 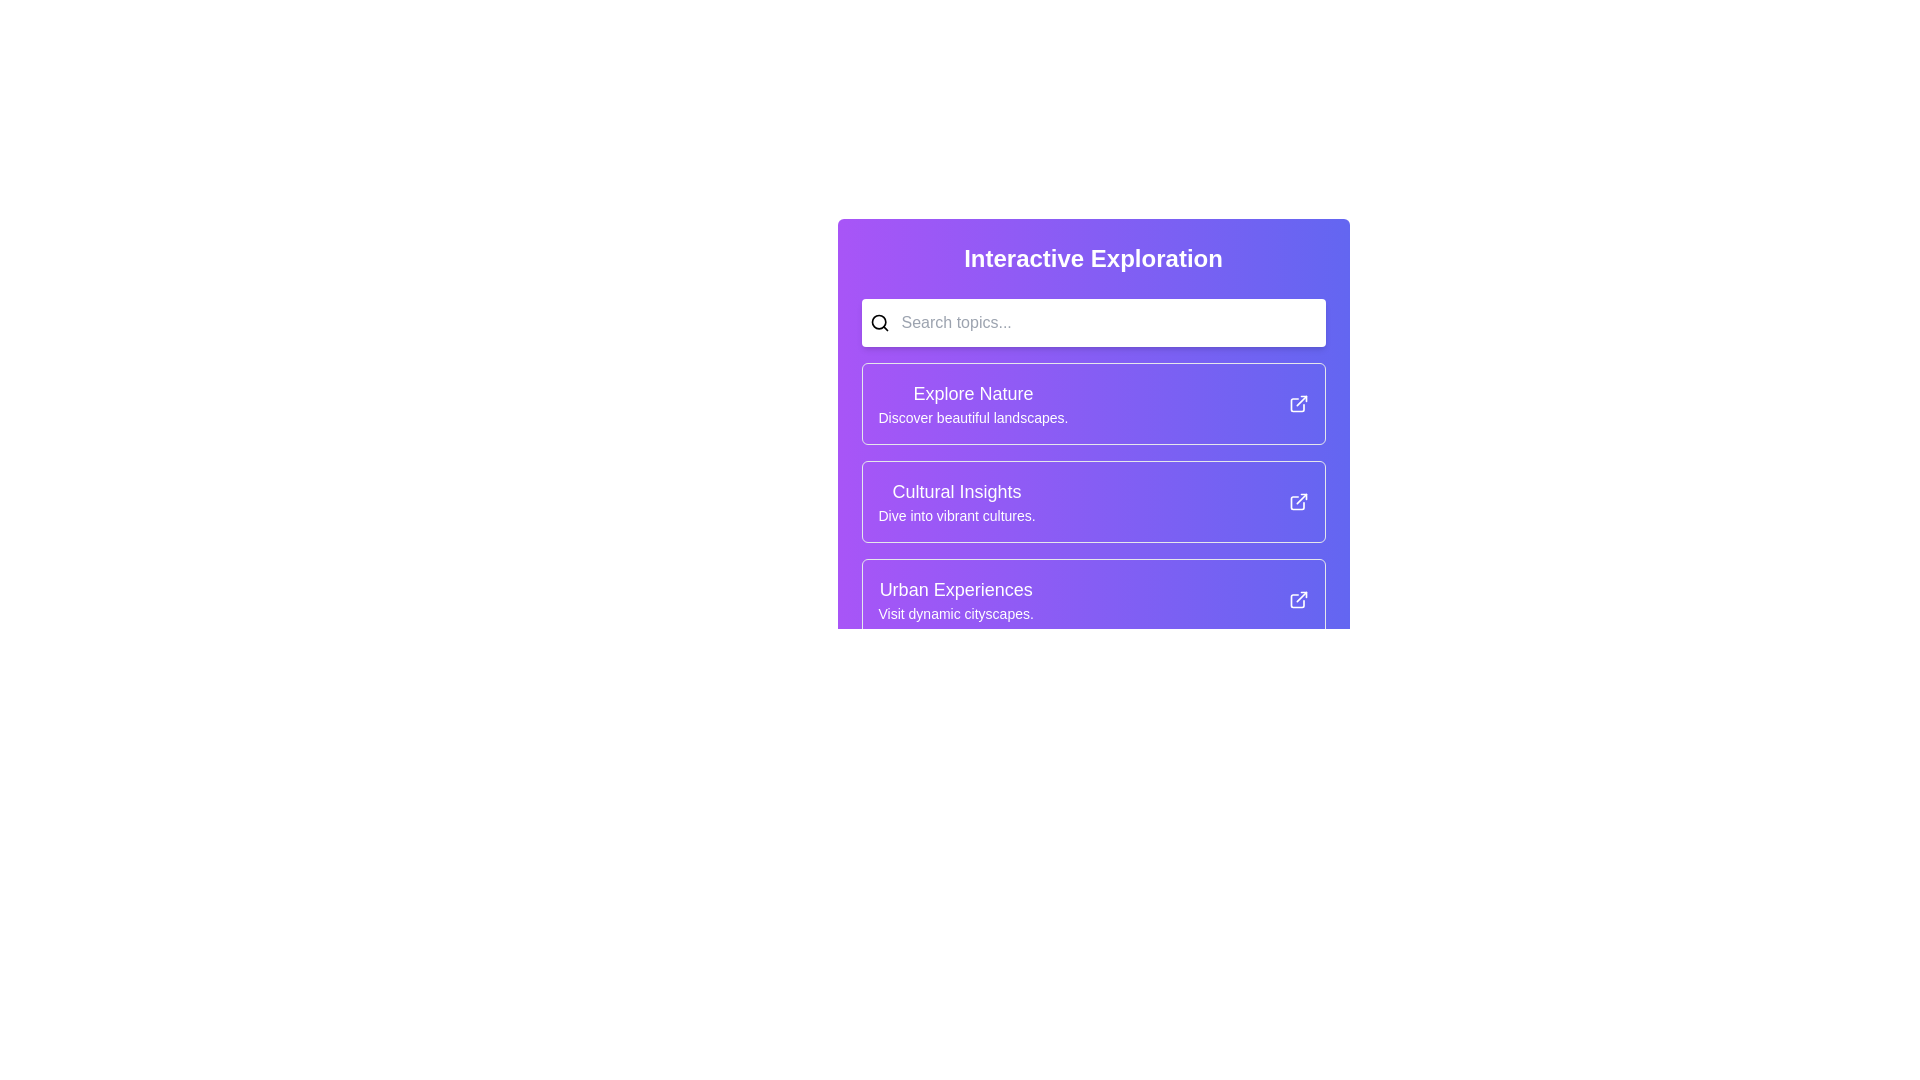 I want to click on the text element reading 'Visit dynamic cityscapes.' which is styled as a descriptive subtitle on a purple background, positioned below the title 'Urban Experiences.', so click(x=955, y=612).